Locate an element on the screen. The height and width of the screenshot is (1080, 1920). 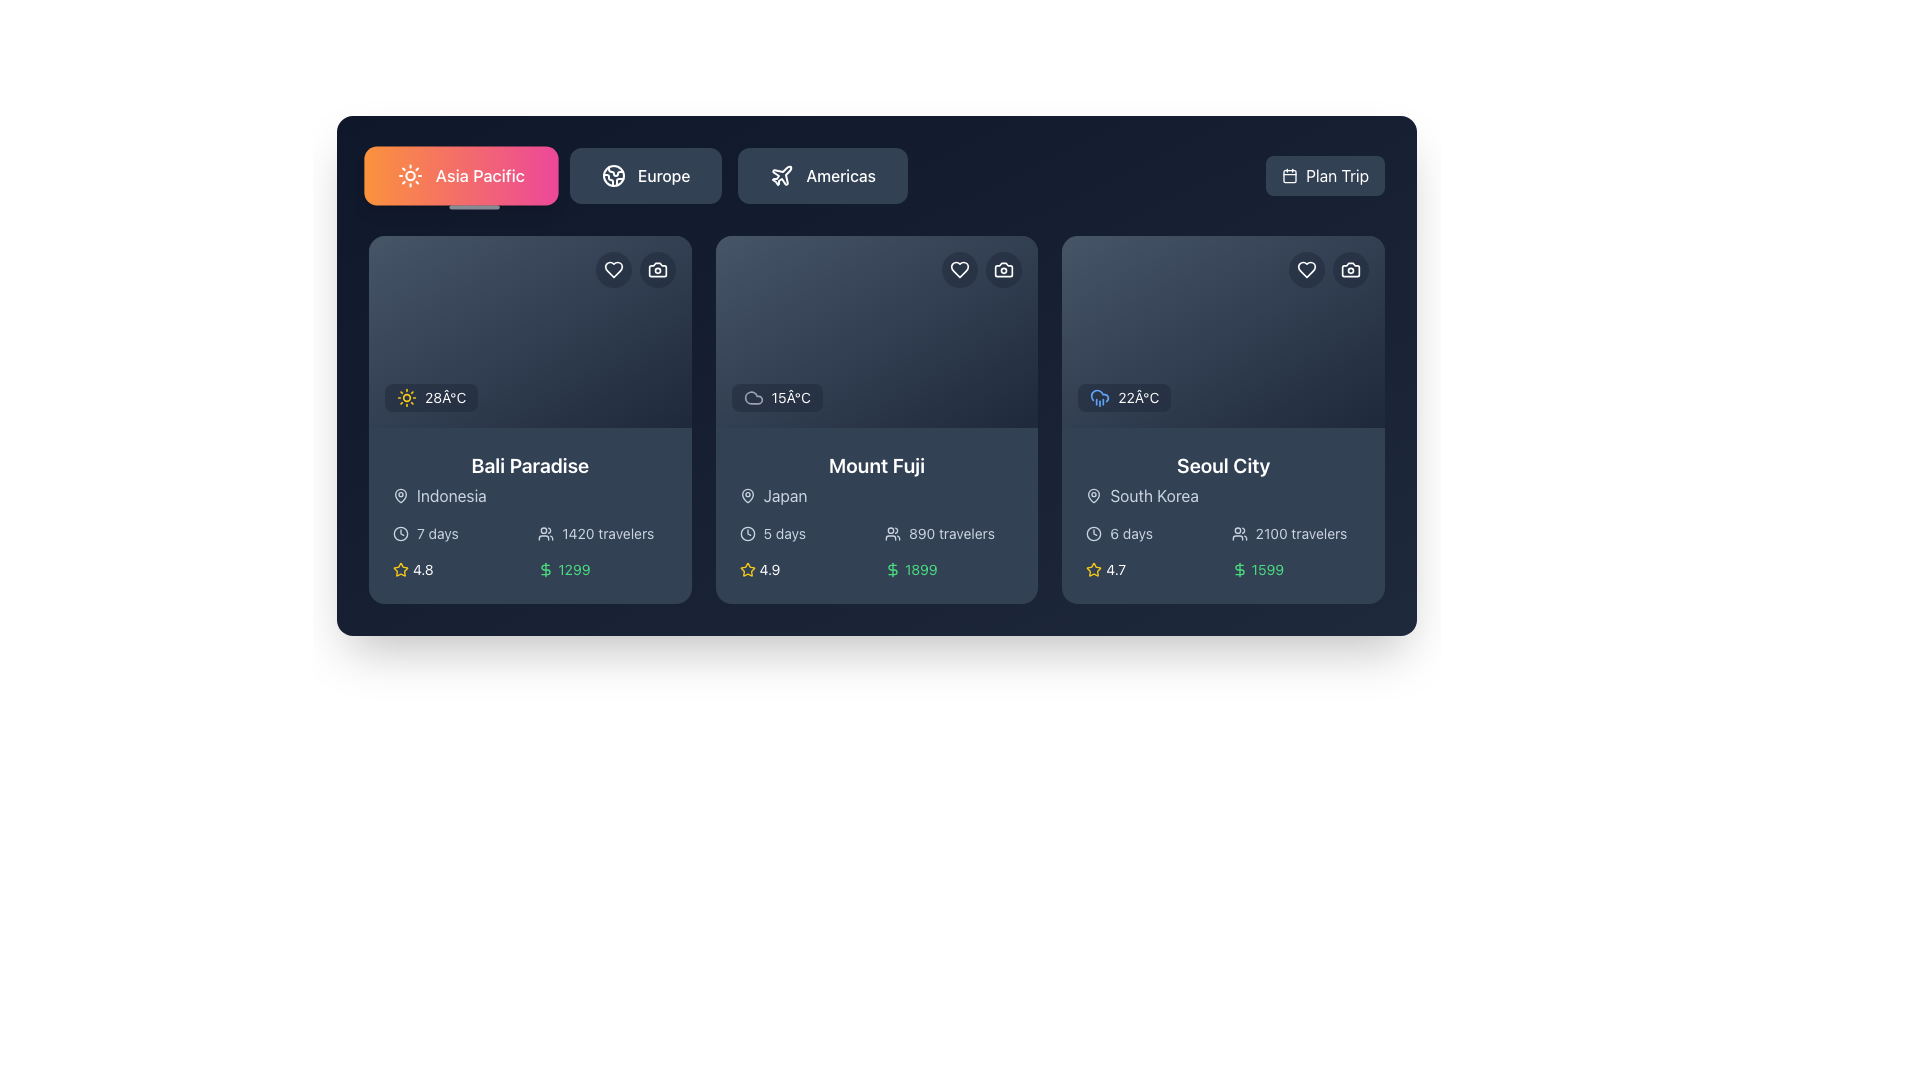
informational text indicating the number of travelers associated with the 'Bali Paradise' card, located in the lower section of the first dark card in a horizontal grid layout is located at coordinates (602, 532).